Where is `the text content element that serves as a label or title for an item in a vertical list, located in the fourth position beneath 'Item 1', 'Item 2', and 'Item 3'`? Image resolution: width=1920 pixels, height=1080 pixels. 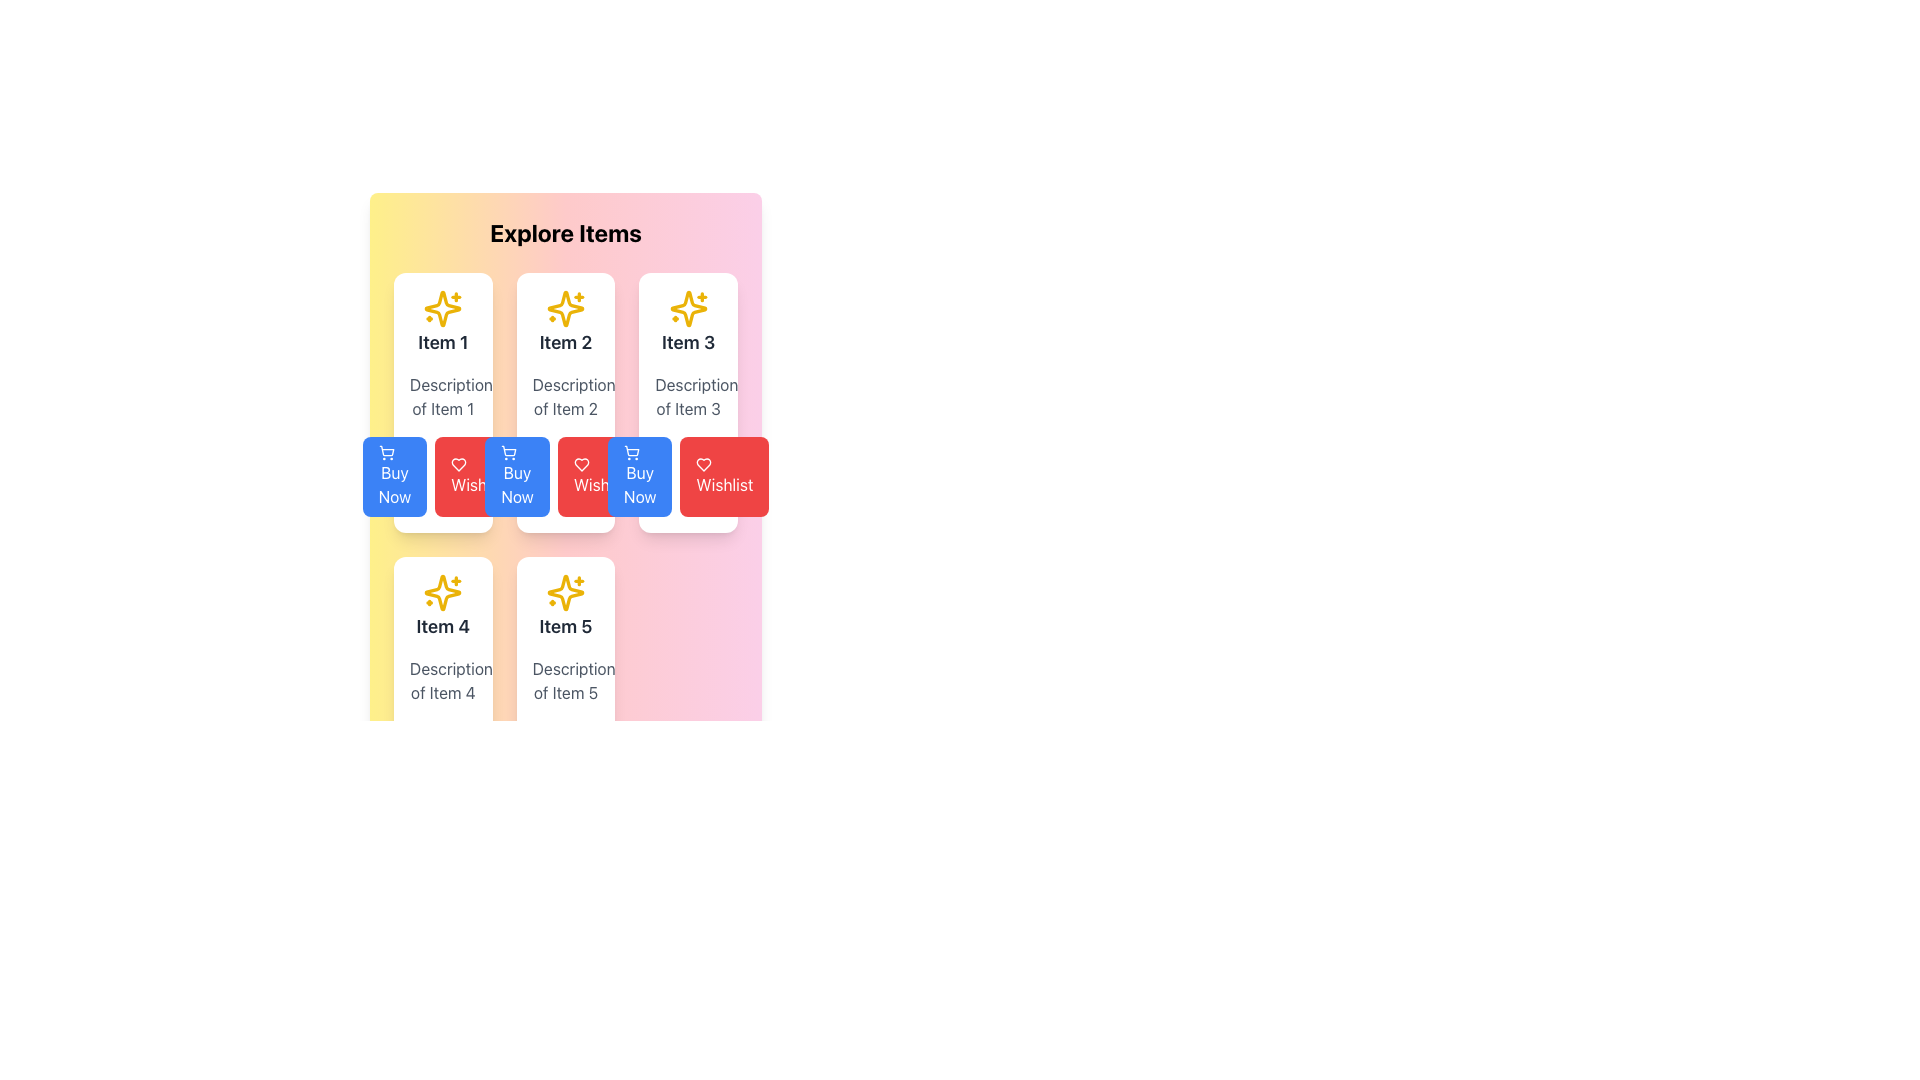
the text content element that serves as a label or title for an item in a vertical list, located in the fourth position beneath 'Item 1', 'Item 2', and 'Item 3' is located at coordinates (442, 626).